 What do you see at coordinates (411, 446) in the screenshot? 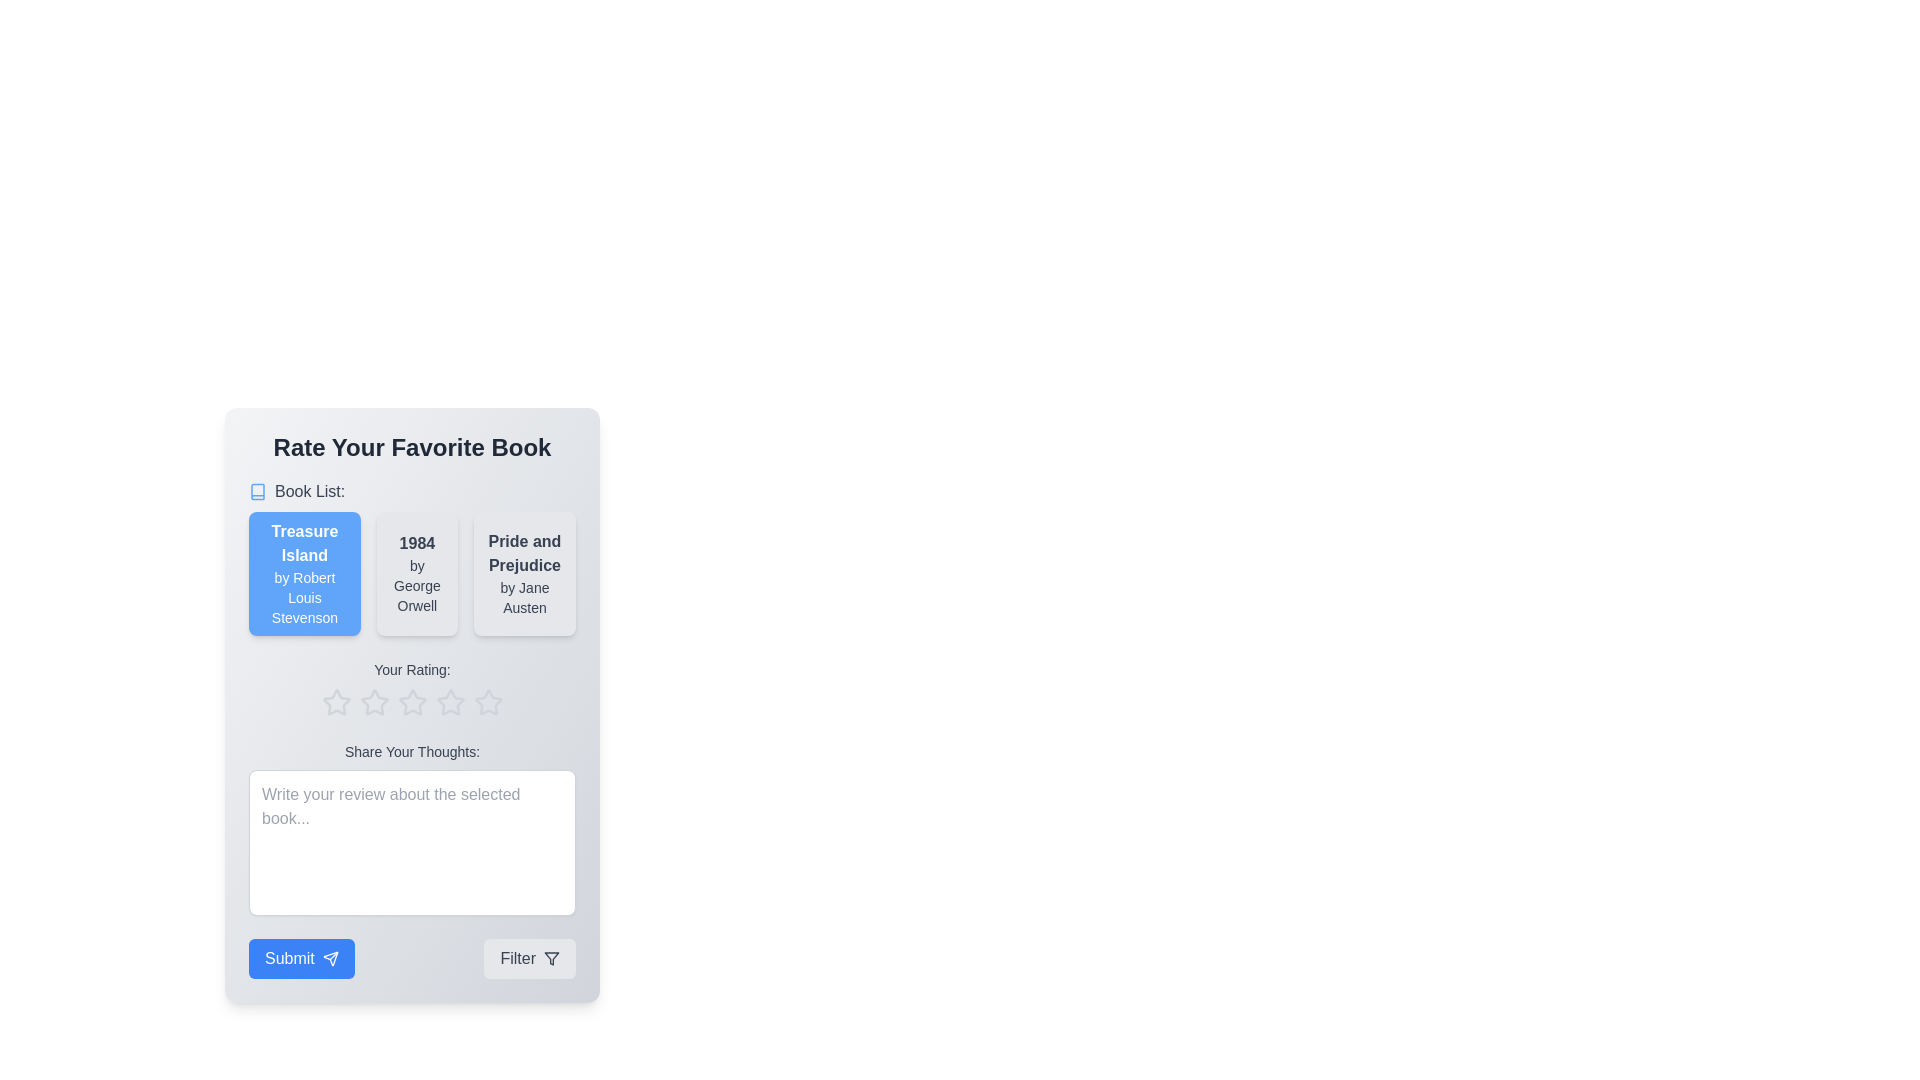
I see `the static text heading 'Rate Your Favorite Book' for context by moving the cursor to its central position` at bounding box center [411, 446].